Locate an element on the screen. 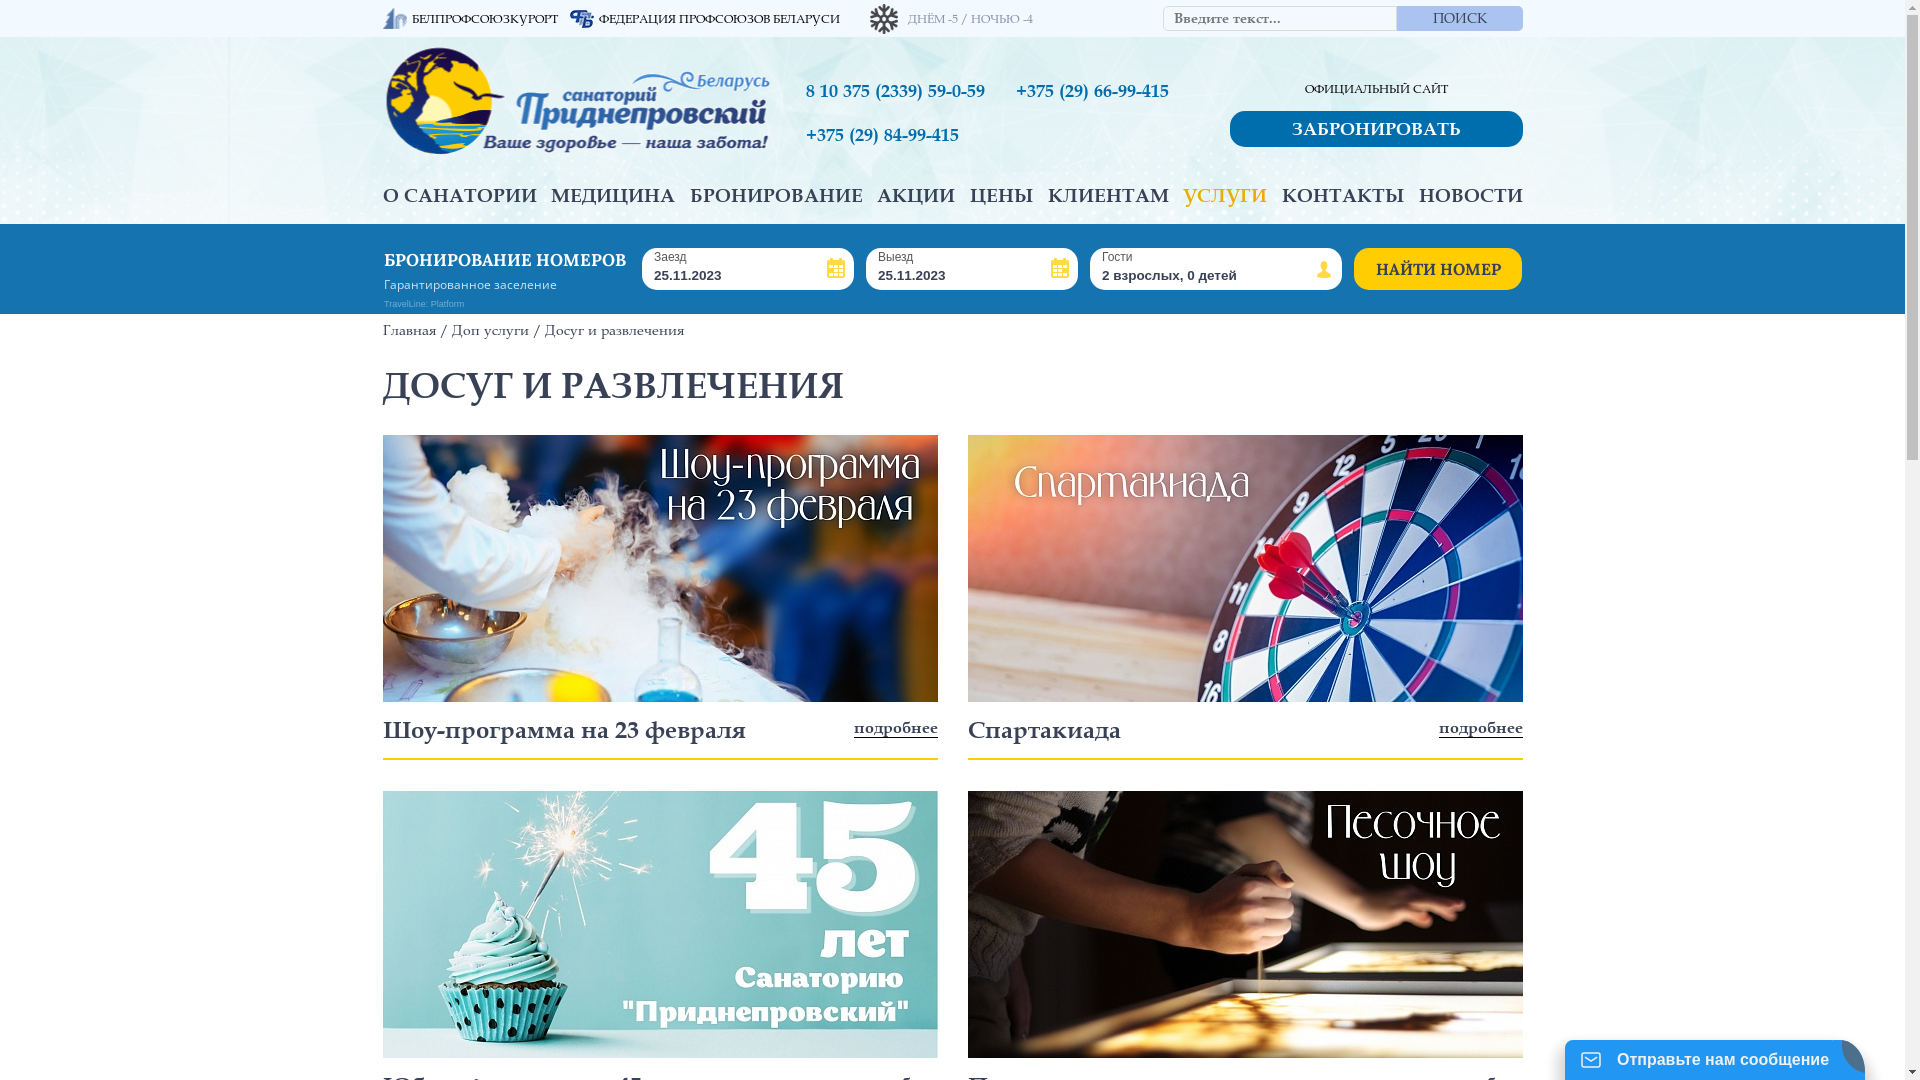  '8 10 375 (2339) 59-0-59' is located at coordinates (895, 91).